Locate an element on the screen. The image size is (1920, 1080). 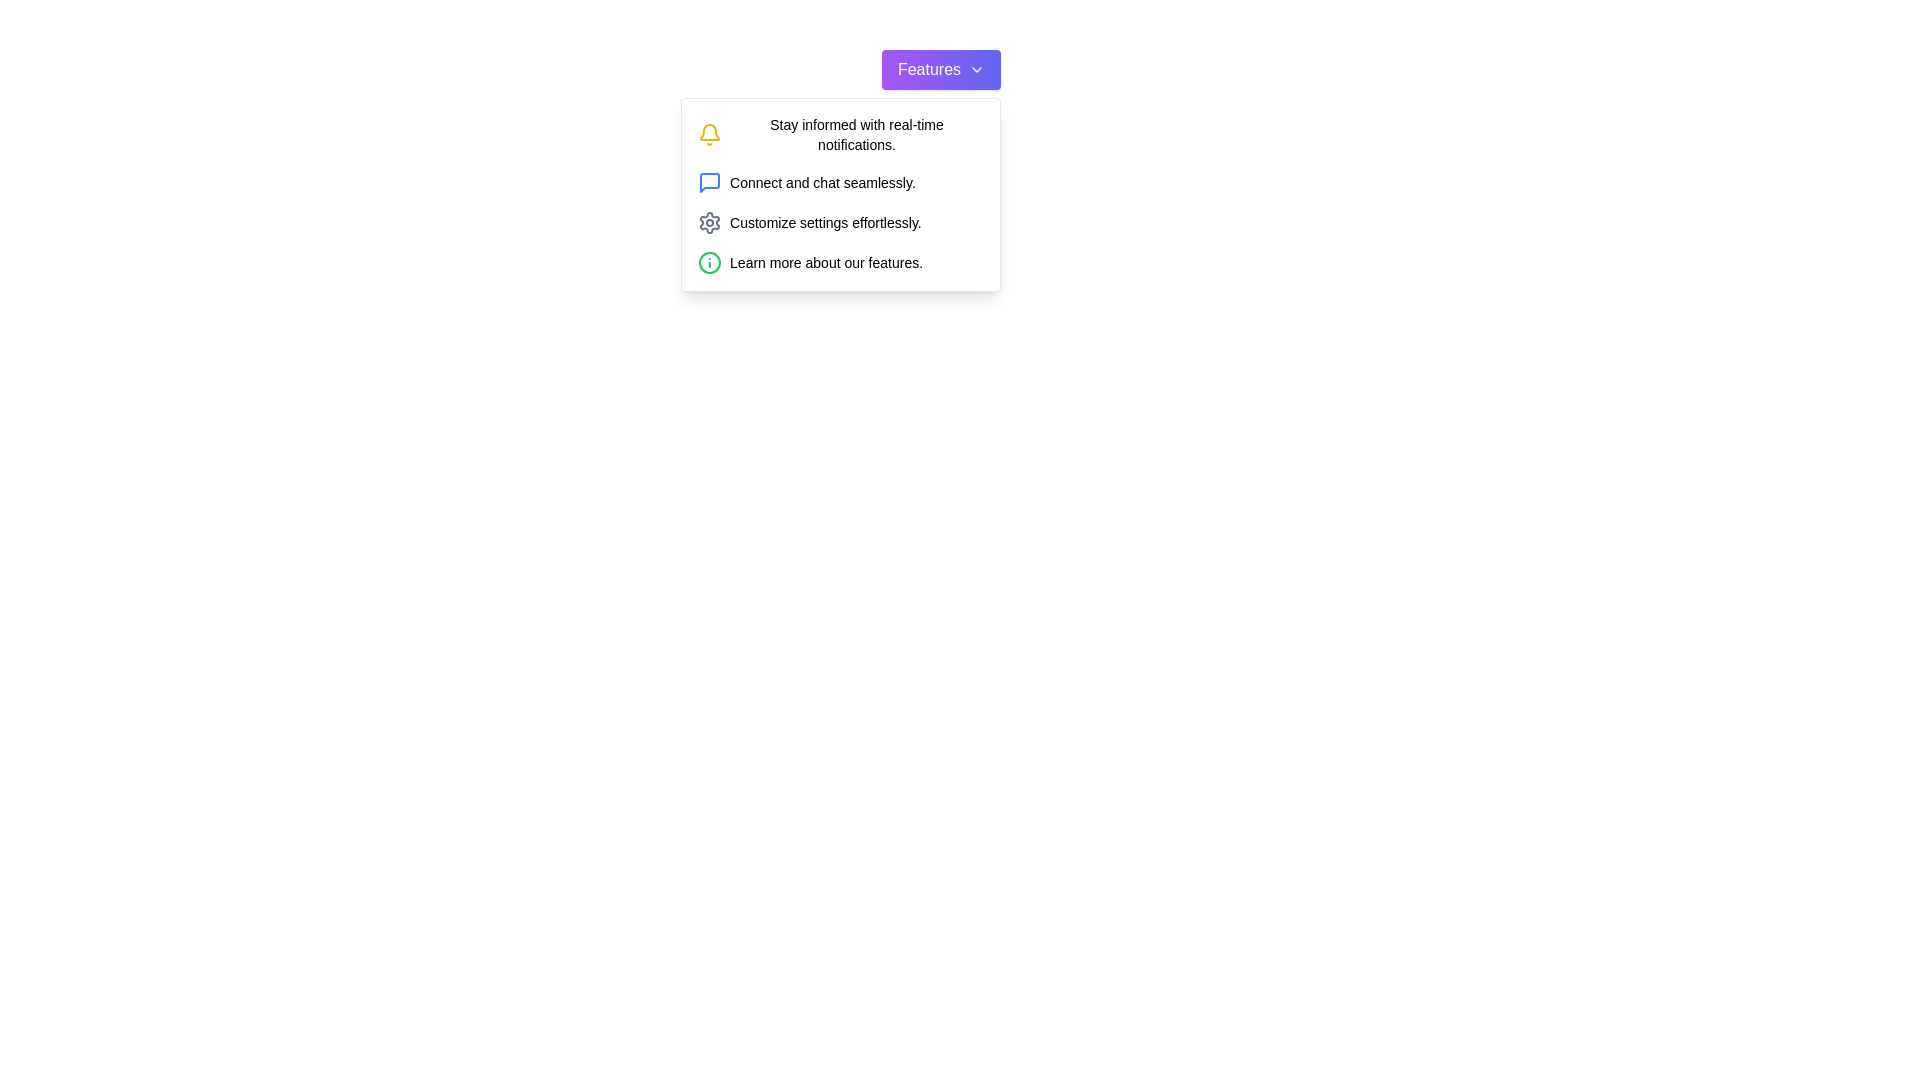
the third list item in the 'Features' dropdown menu that provides access to customizing user settings is located at coordinates (841, 223).